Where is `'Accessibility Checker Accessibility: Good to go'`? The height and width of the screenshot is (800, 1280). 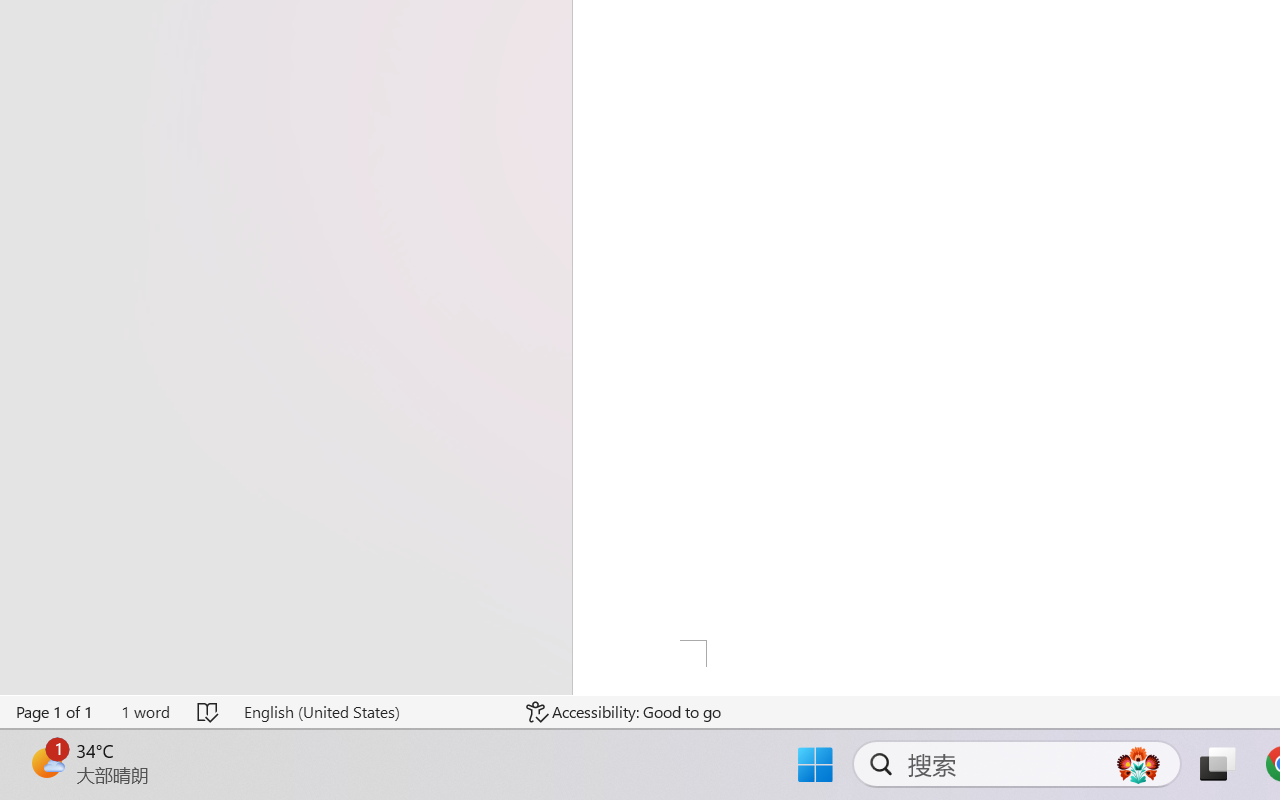 'Accessibility Checker Accessibility: Good to go' is located at coordinates (623, 711).